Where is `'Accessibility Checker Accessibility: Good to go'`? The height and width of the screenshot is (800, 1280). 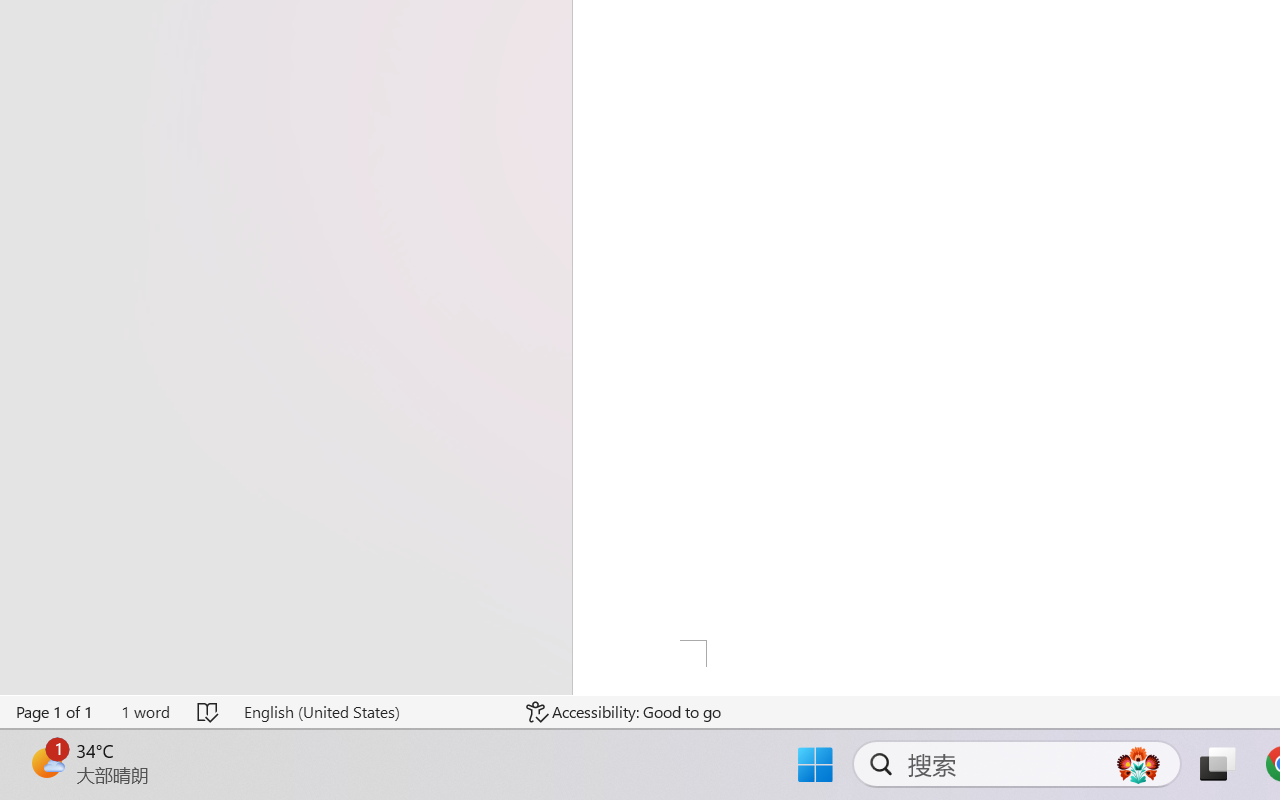 'Accessibility Checker Accessibility: Good to go' is located at coordinates (623, 711).